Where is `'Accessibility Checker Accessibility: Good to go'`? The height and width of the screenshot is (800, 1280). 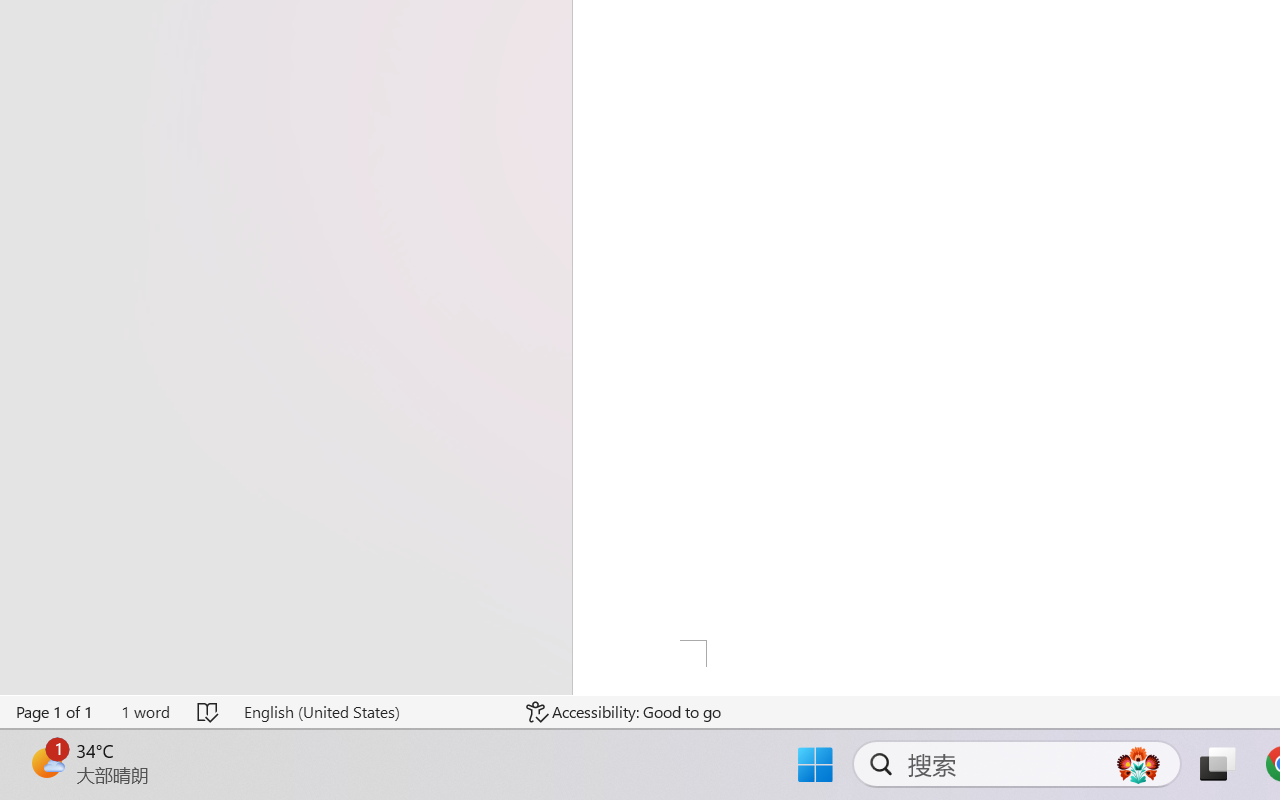 'Accessibility Checker Accessibility: Good to go' is located at coordinates (623, 711).